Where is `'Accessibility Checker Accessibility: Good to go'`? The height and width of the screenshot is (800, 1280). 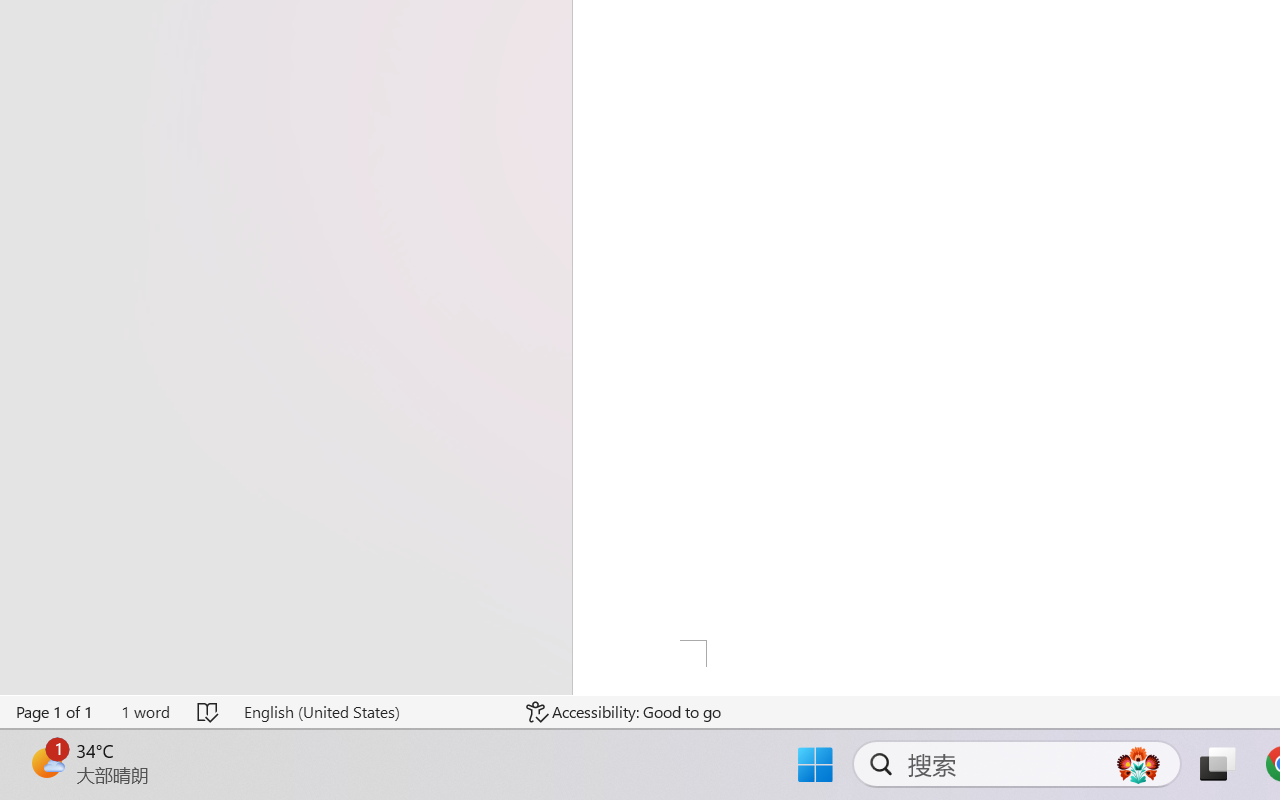 'Accessibility Checker Accessibility: Good to go' is located at coordinates (623, 711).